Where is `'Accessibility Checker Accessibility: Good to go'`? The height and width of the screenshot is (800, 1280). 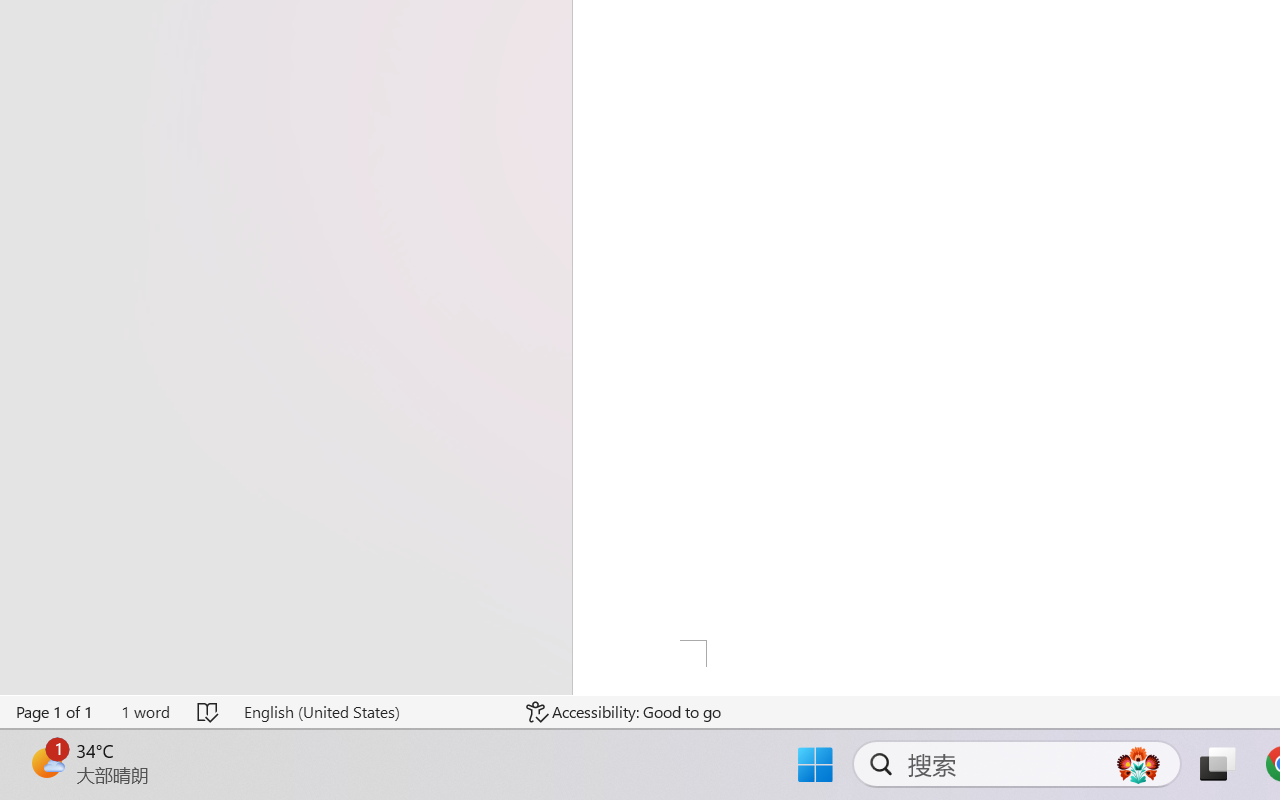 'Accessibility Checker Accessibility: Good to go' is located at coordinates (623, 711).